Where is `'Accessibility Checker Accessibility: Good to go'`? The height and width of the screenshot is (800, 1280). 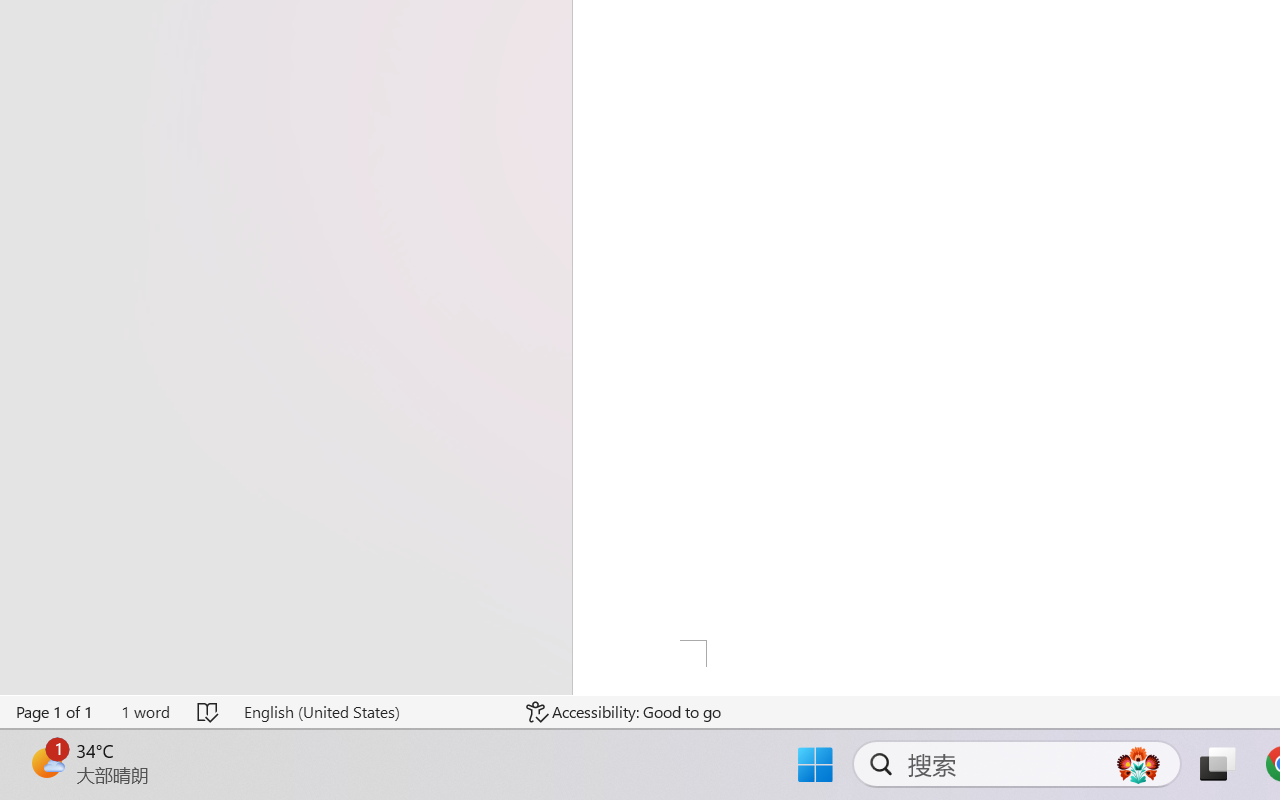 'Accessibility Checker Accessibility: Good to go' is located at coordinates (623, 711).